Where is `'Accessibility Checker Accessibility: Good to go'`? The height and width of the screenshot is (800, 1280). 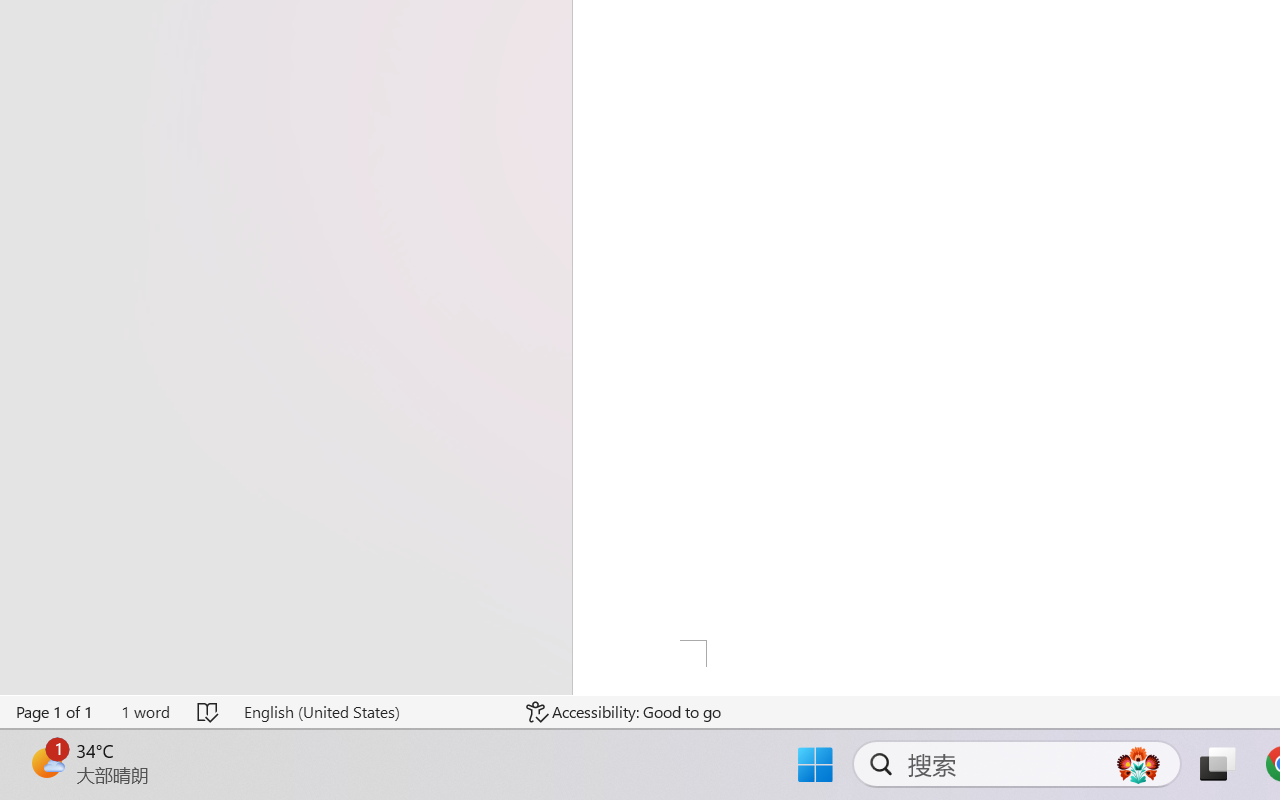 'Accessibility Checker Accessibility: Good to go' is located at coordinates (623, 711).